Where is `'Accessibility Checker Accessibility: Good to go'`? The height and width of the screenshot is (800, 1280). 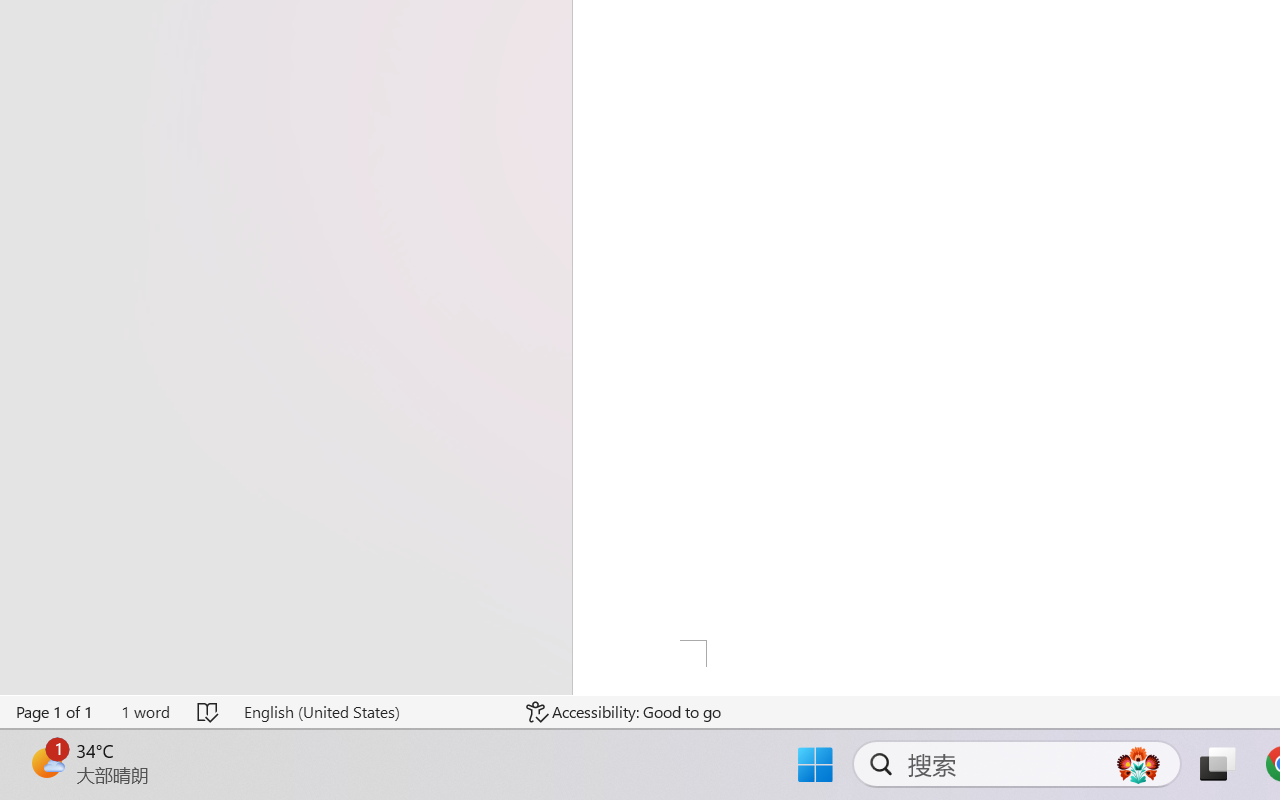 'Accessibility Checker Accessibility: Good to go' is located at coordinates (623, 711).